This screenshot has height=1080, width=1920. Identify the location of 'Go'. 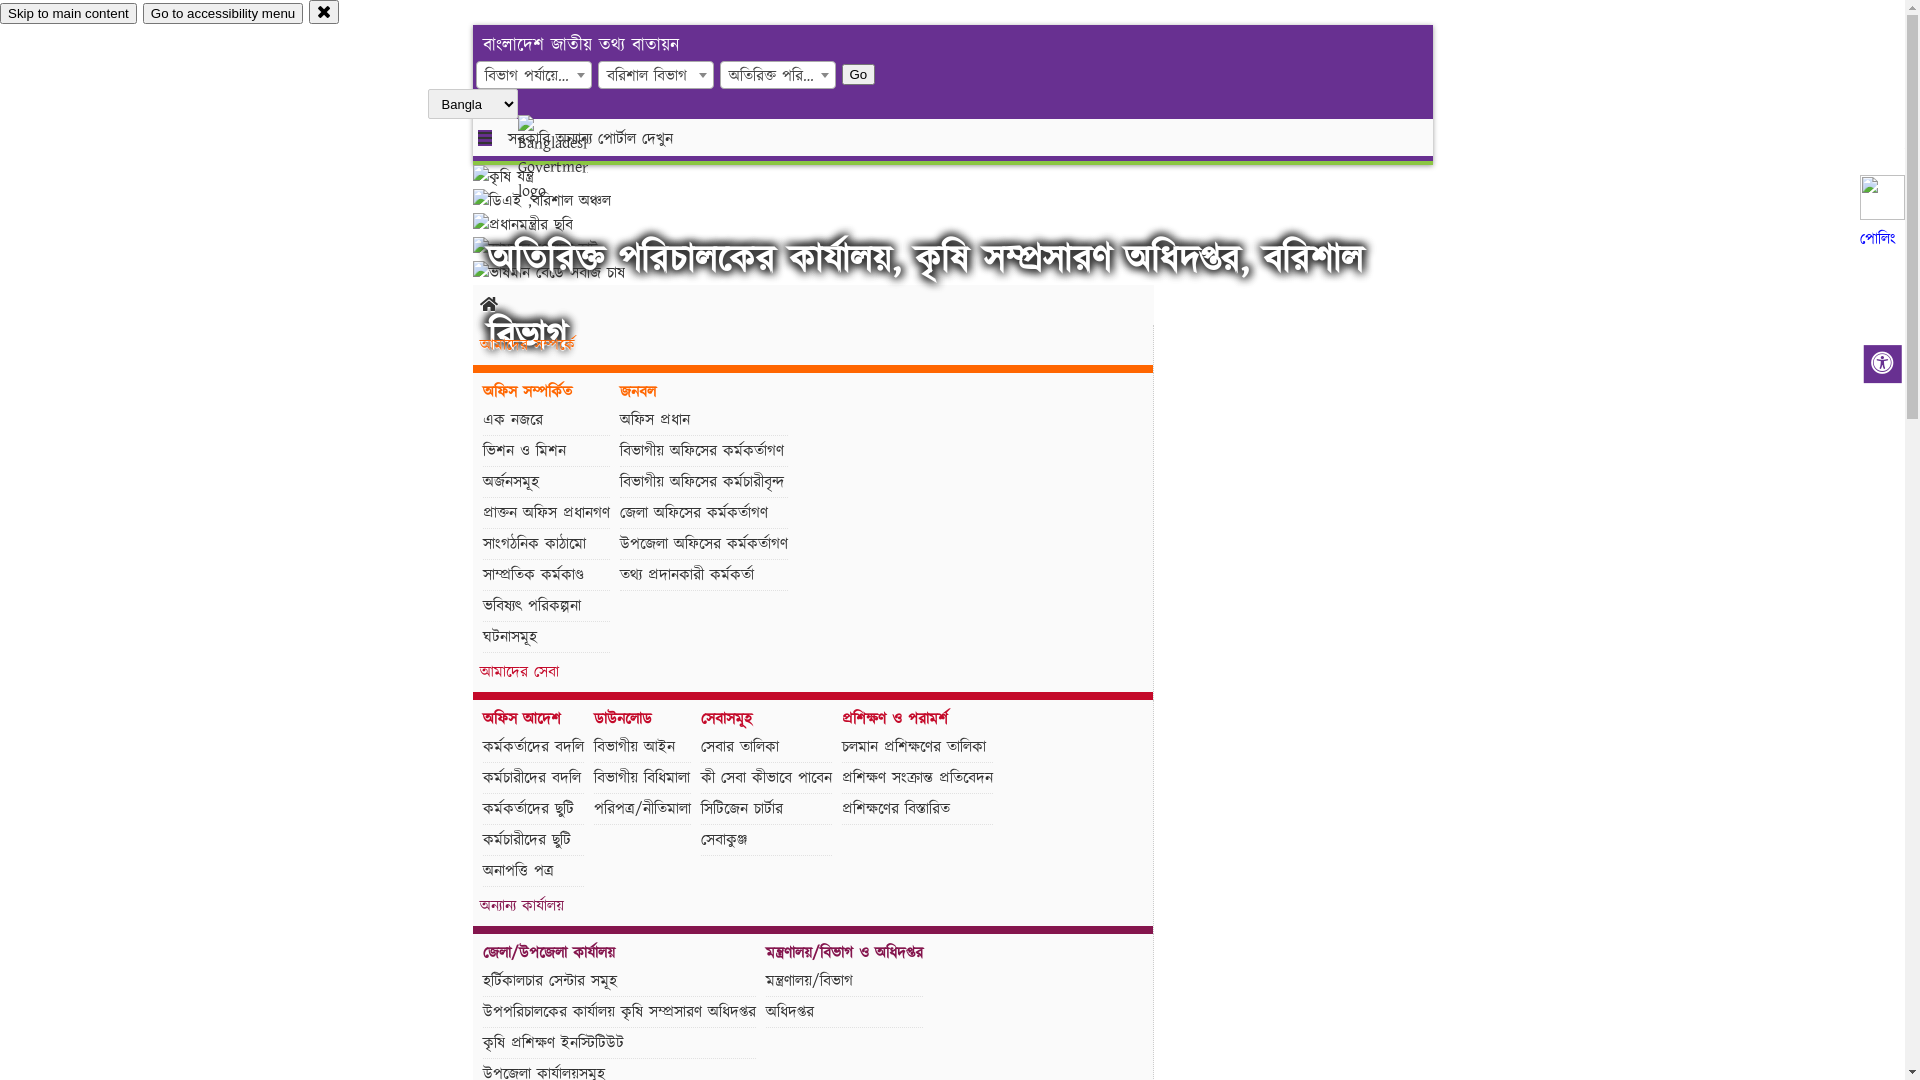
(859, 73).